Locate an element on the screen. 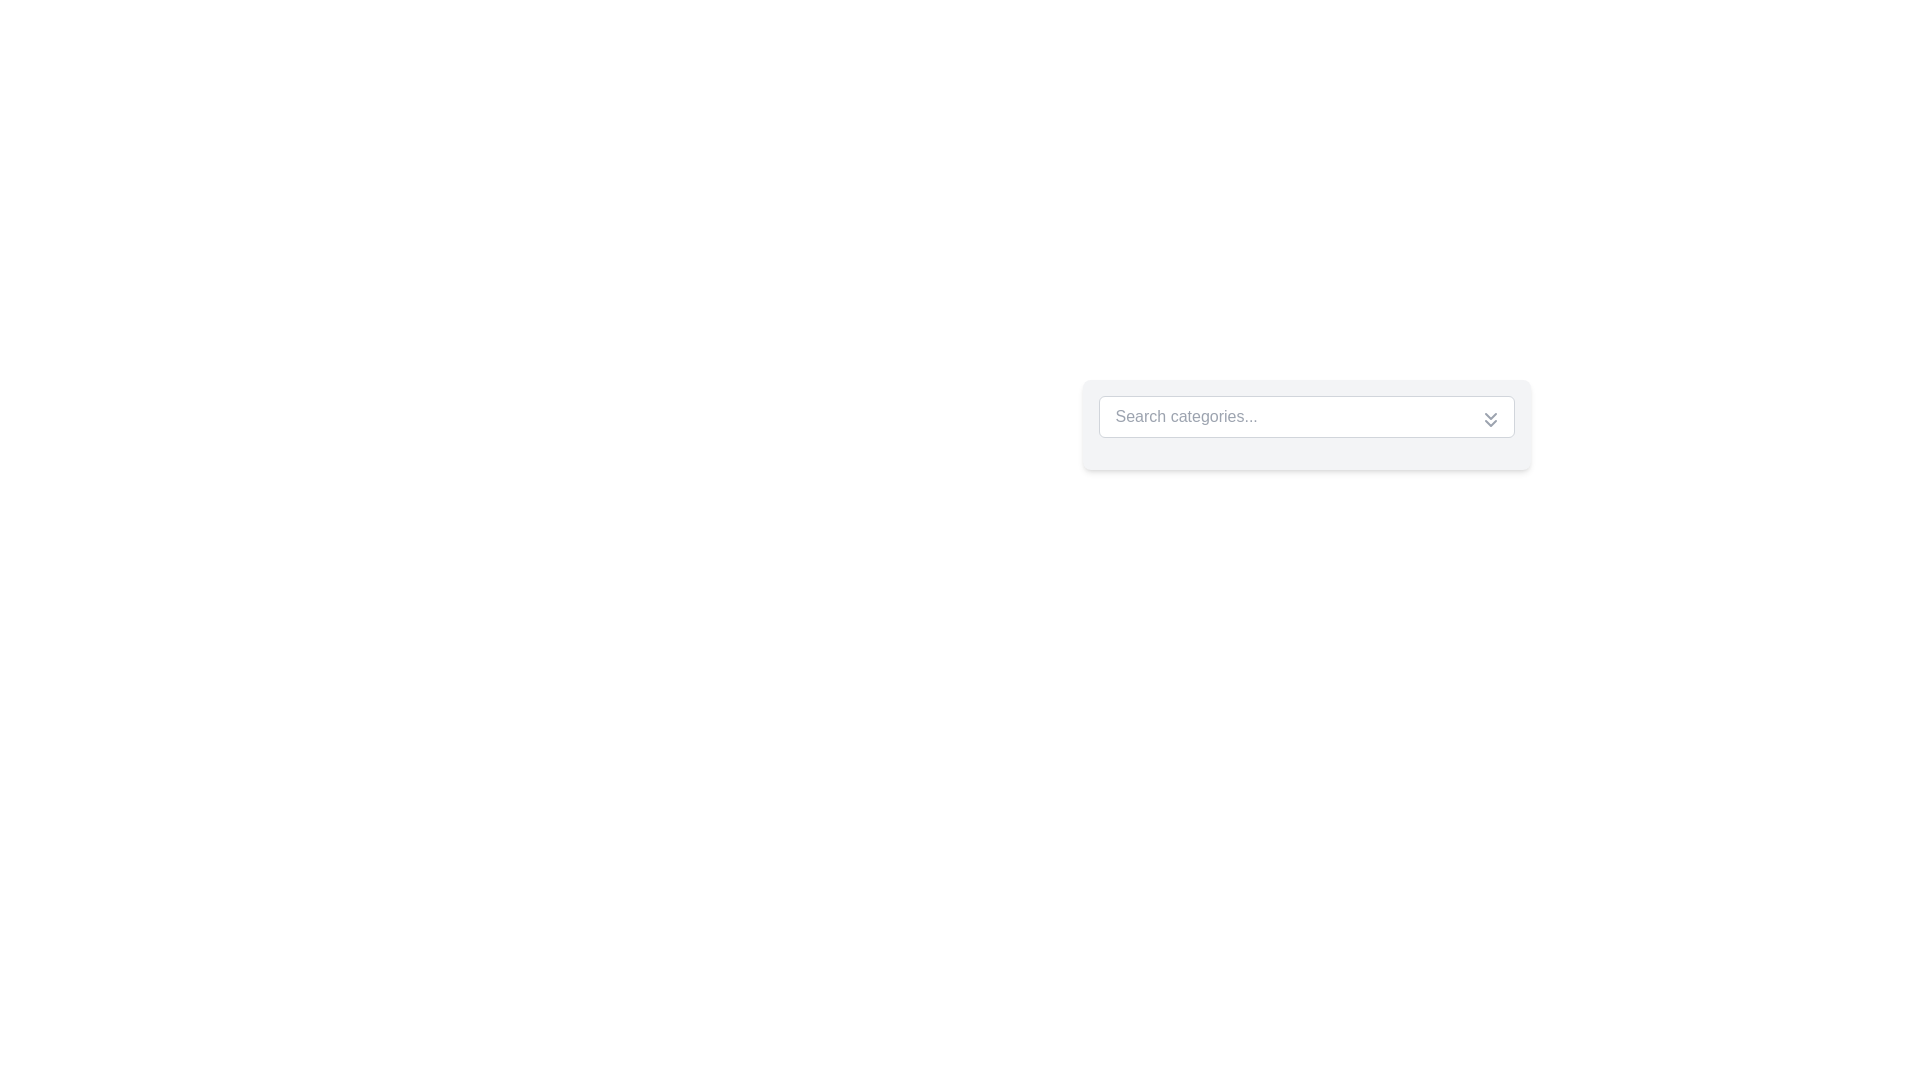  the SVG icon of two stacked downward-facing chevrons located inside the search input field labeled 'Search categories...' is located at coordinates (1490, 419).